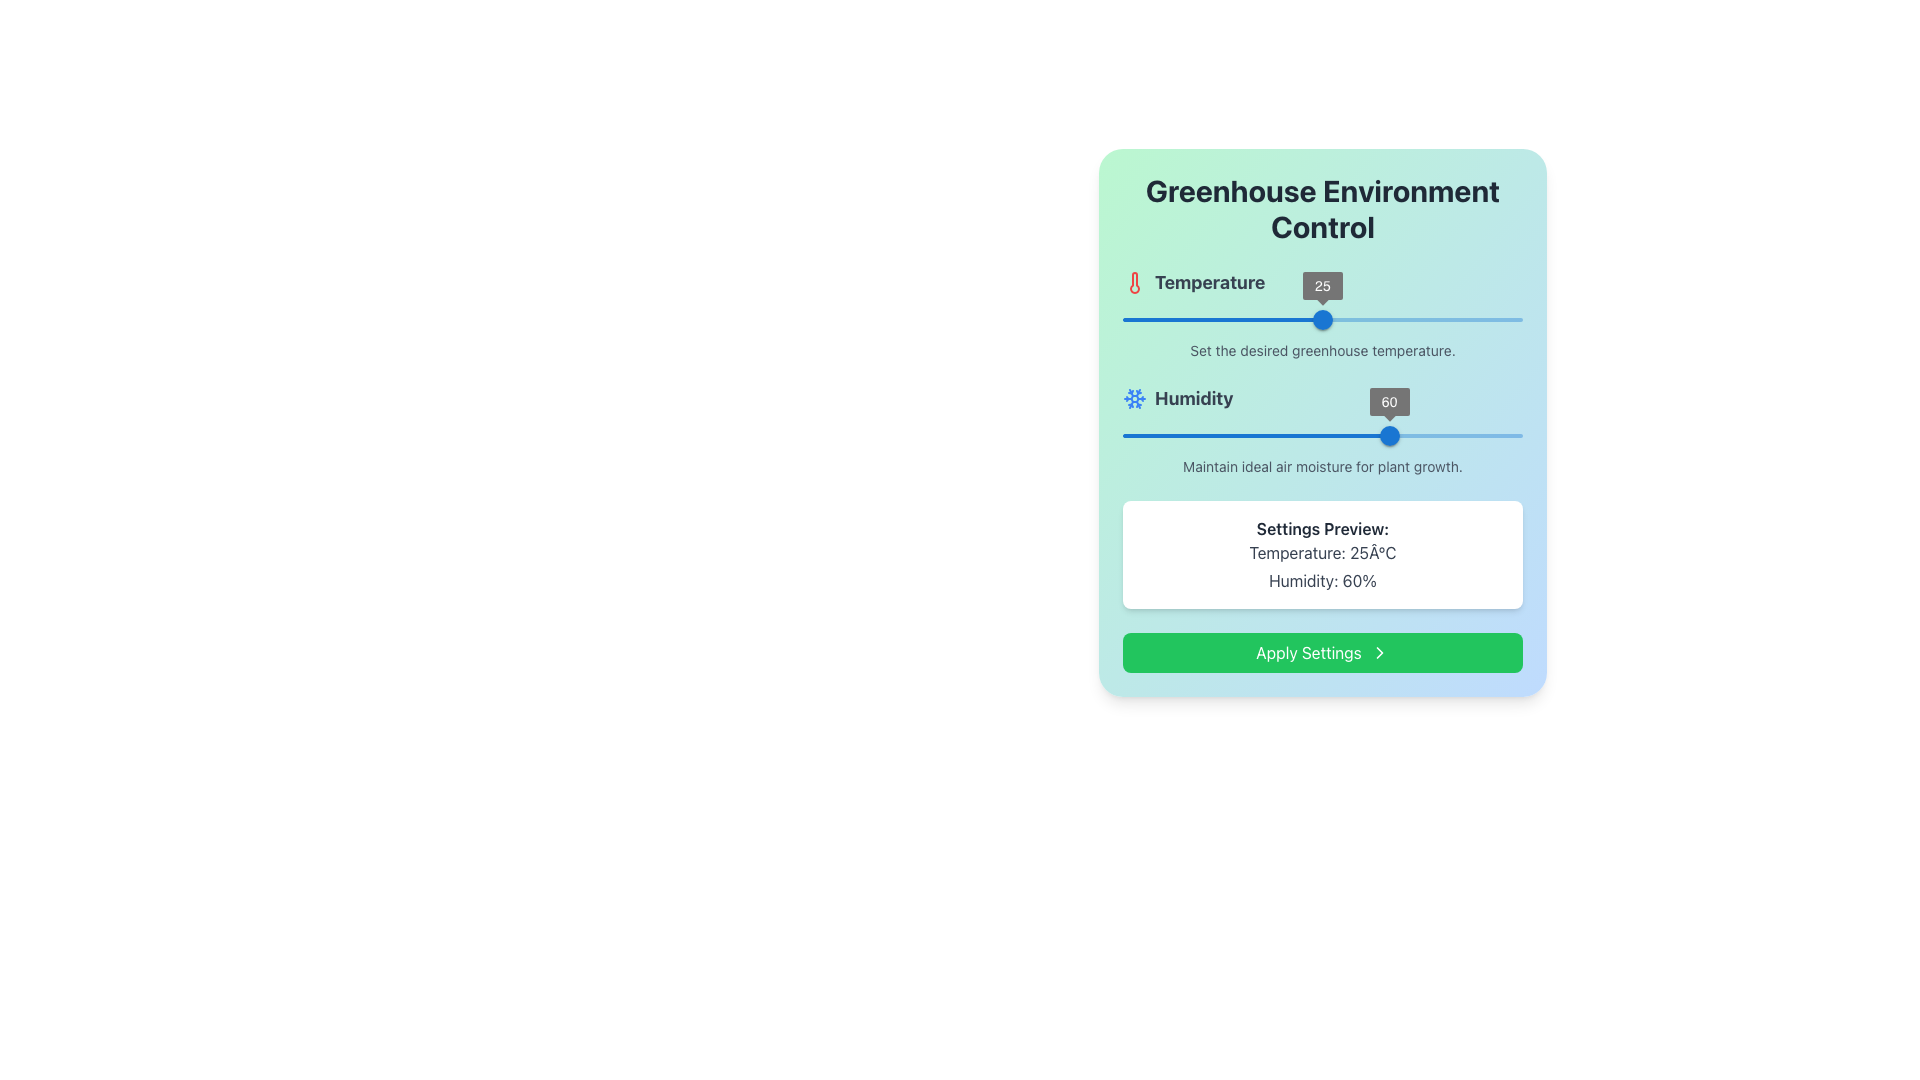 The height and width of the screenshot is (1080, 1920). I want to click on the humidity, so click(1438, 434).